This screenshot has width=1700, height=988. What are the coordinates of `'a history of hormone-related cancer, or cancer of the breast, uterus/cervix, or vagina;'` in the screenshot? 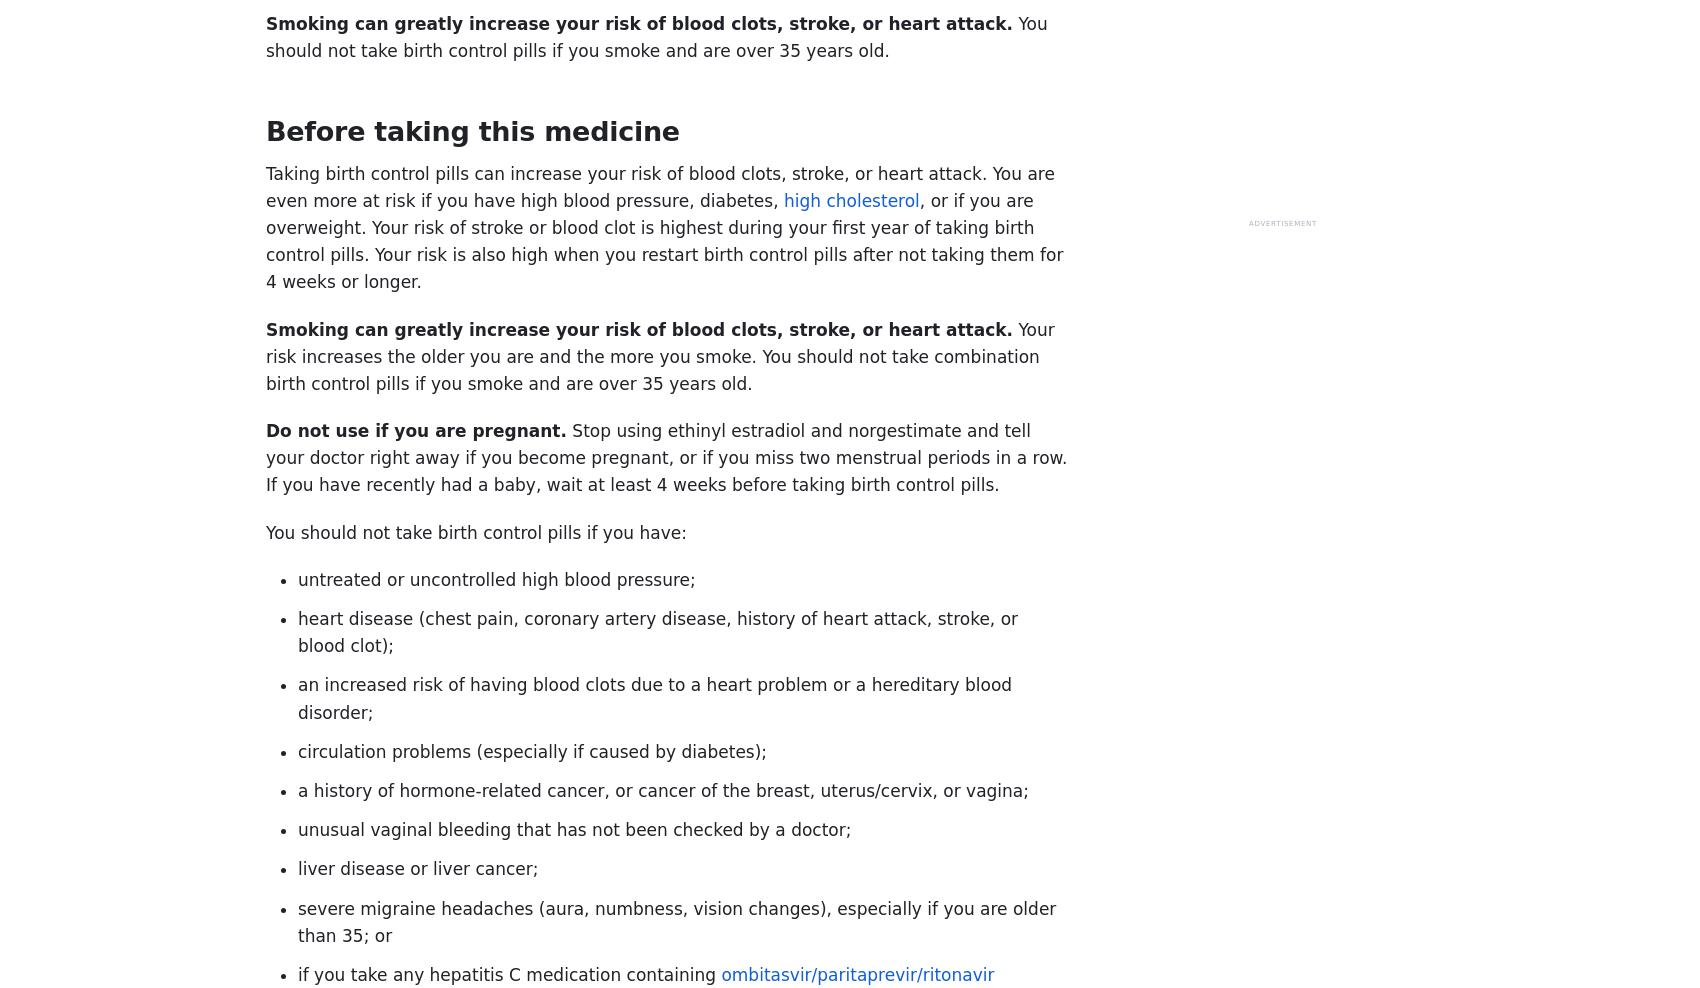 It's located at (663, 789).